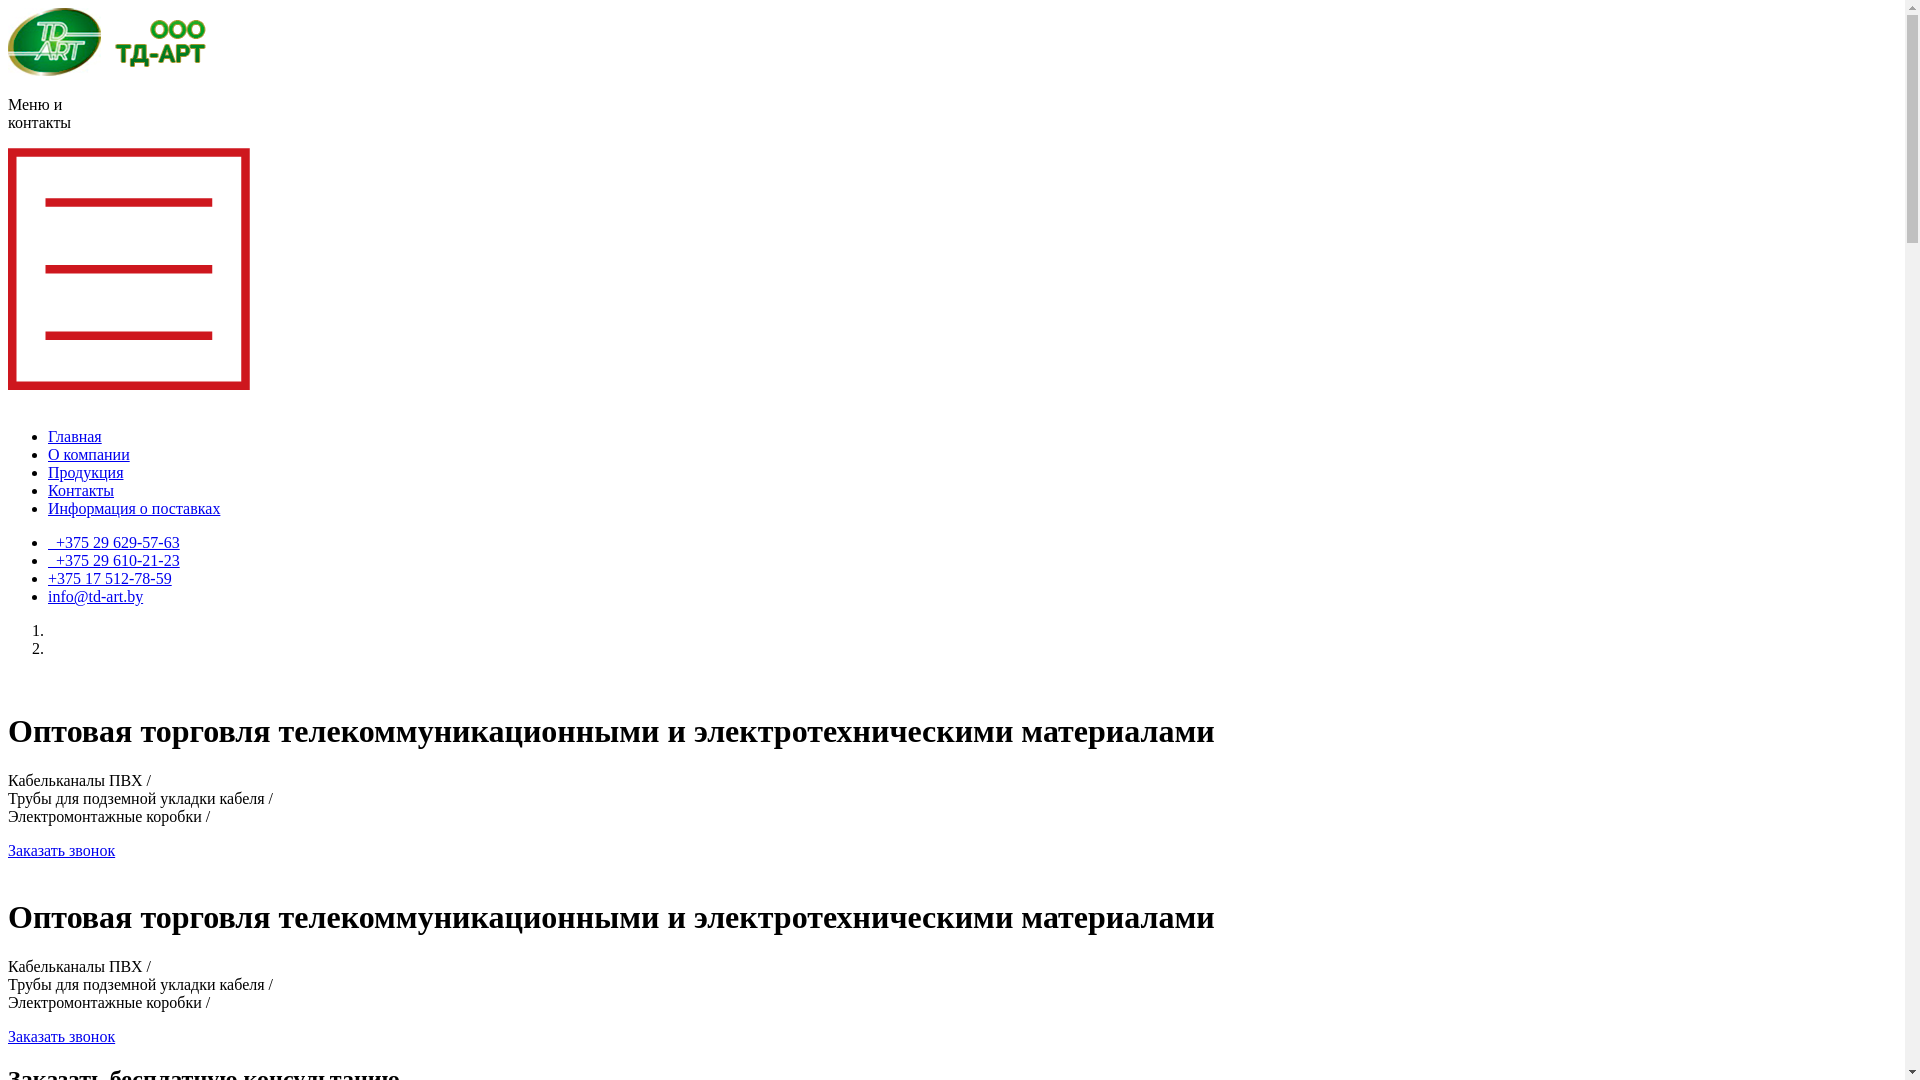 This screenshot has width=1920, height=1080. I want to click on 'info@td-art.by', so click(94, 595).